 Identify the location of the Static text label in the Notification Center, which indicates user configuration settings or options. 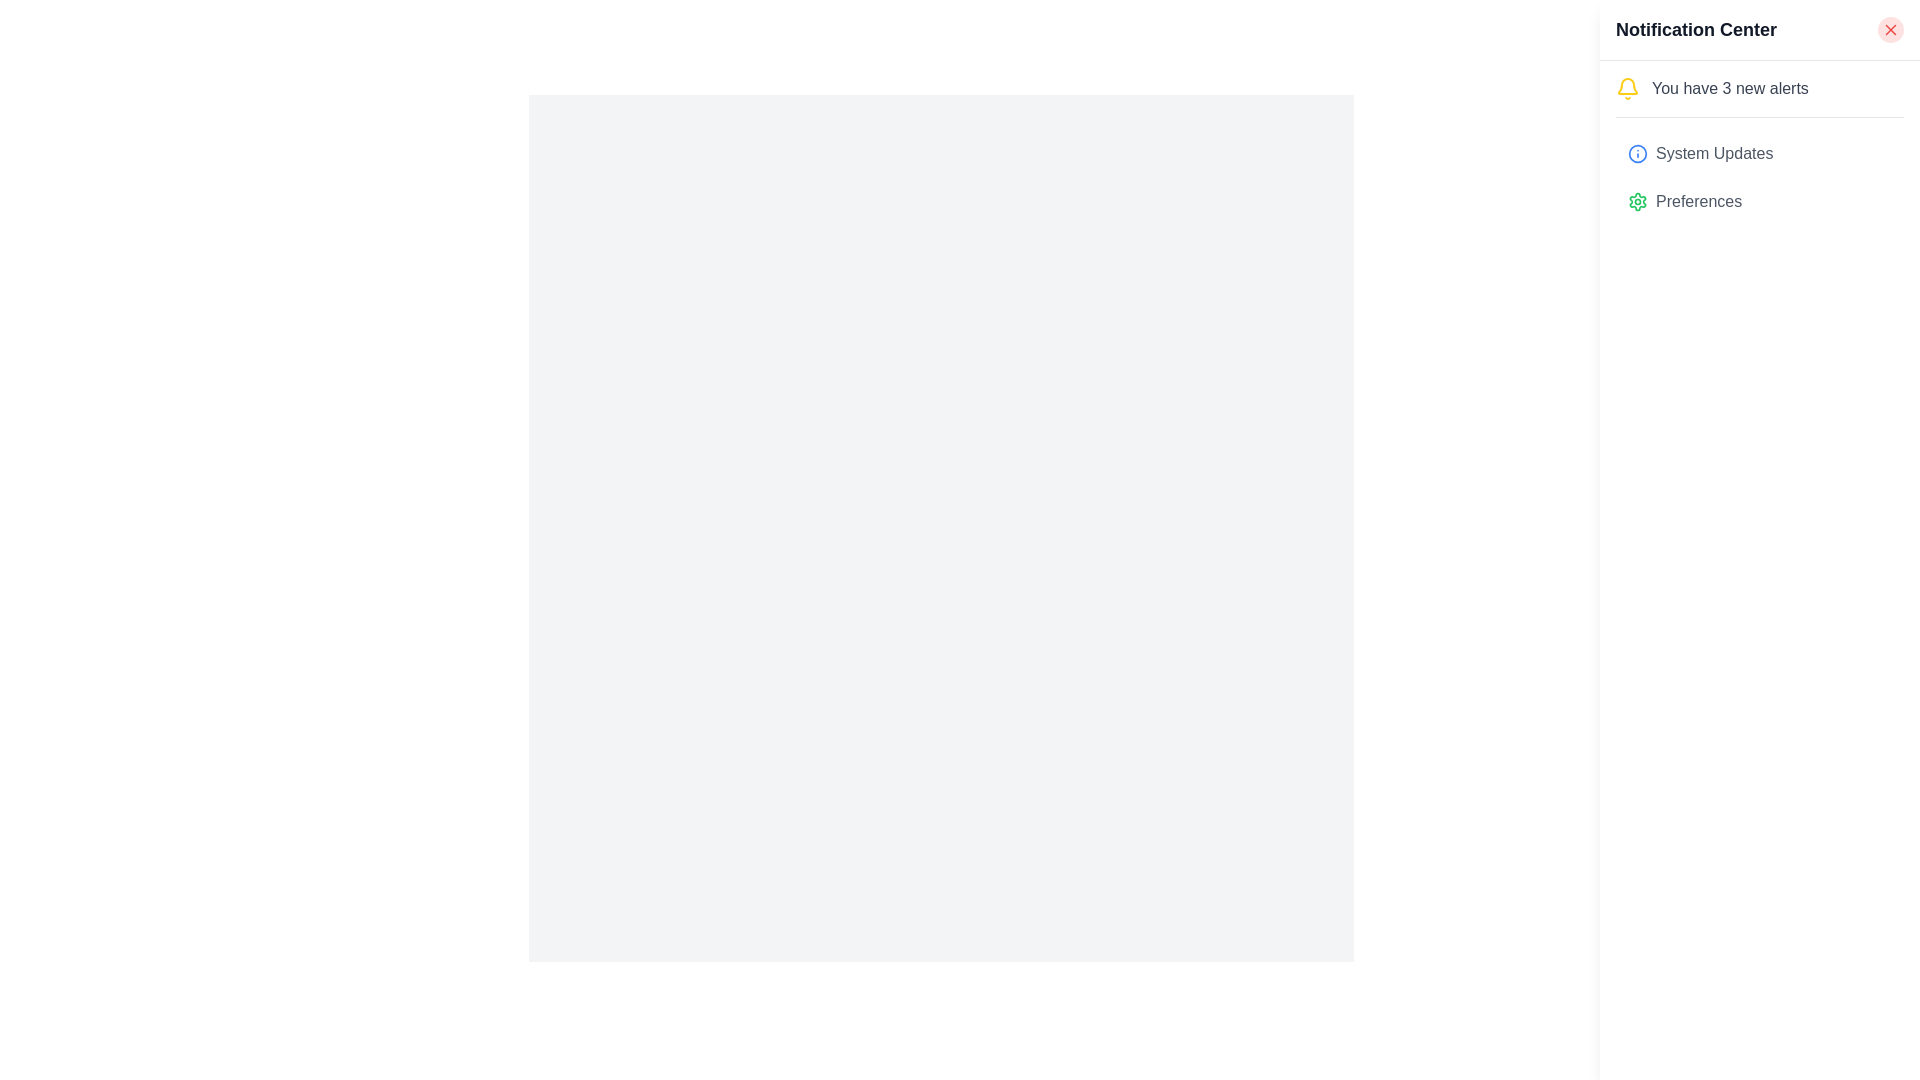
(1698, 201).